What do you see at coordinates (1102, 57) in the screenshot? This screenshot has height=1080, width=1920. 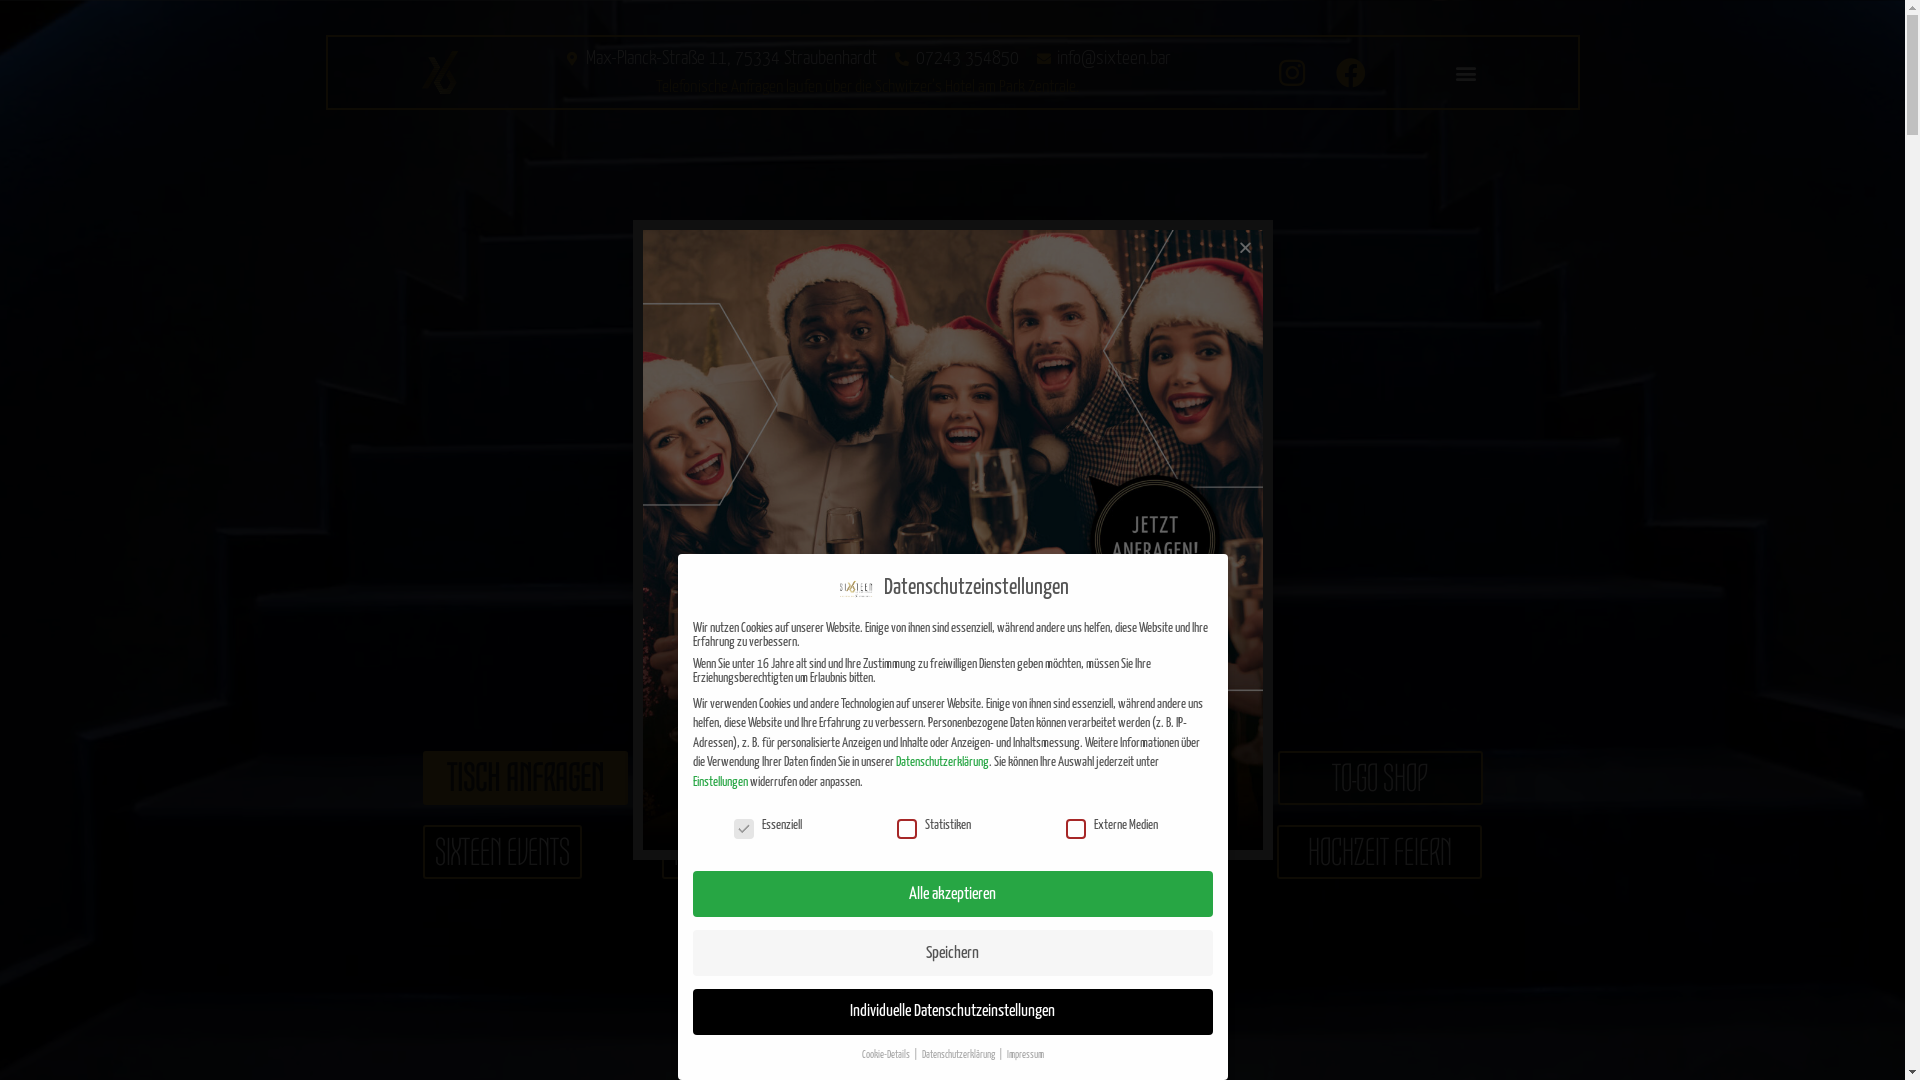 I see `'info@sixteen.bar'` at bounding box center [1102, 57].